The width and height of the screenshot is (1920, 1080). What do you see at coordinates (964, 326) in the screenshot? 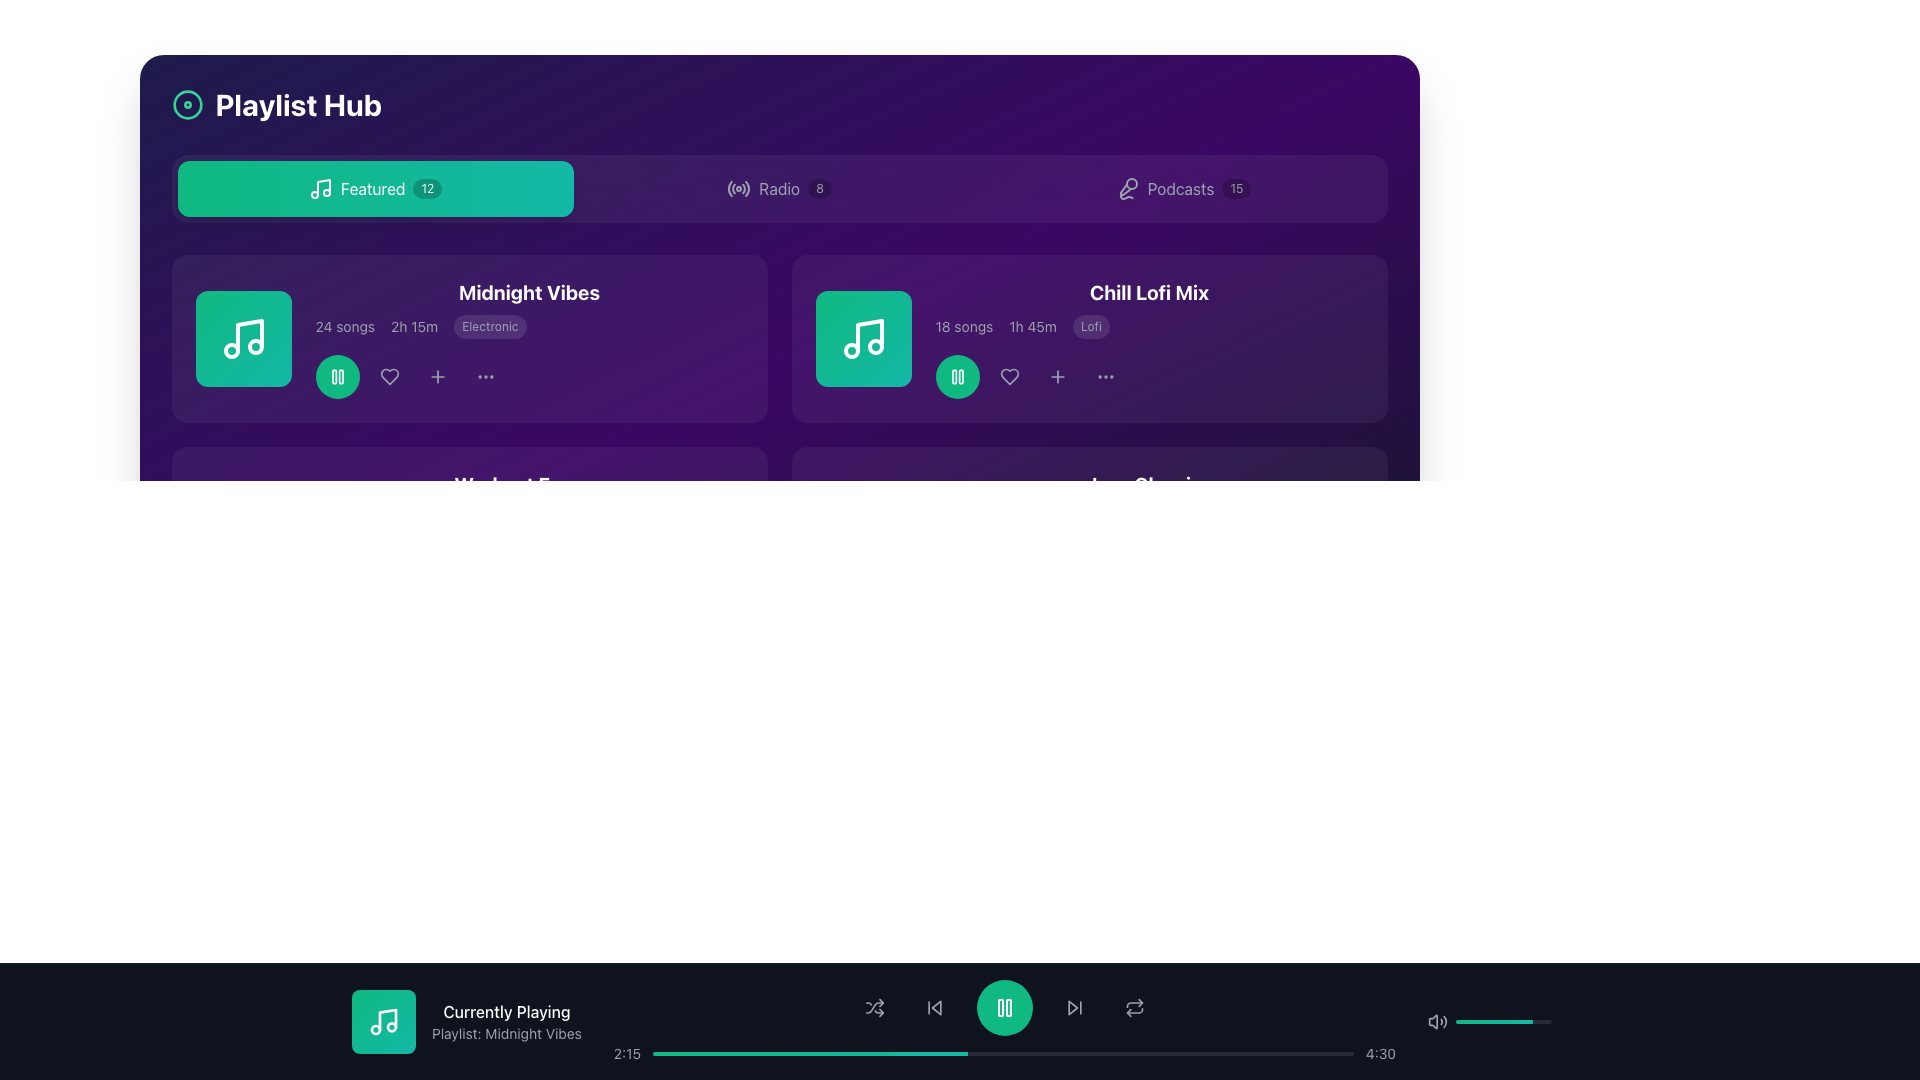
I see `the static text label that indicates the number of songs in the playlist, located to the left of the duration text '1h 45m' and to the right of the playlist title 'Chill Lofi Mix'` at bounding box center [964, 326].